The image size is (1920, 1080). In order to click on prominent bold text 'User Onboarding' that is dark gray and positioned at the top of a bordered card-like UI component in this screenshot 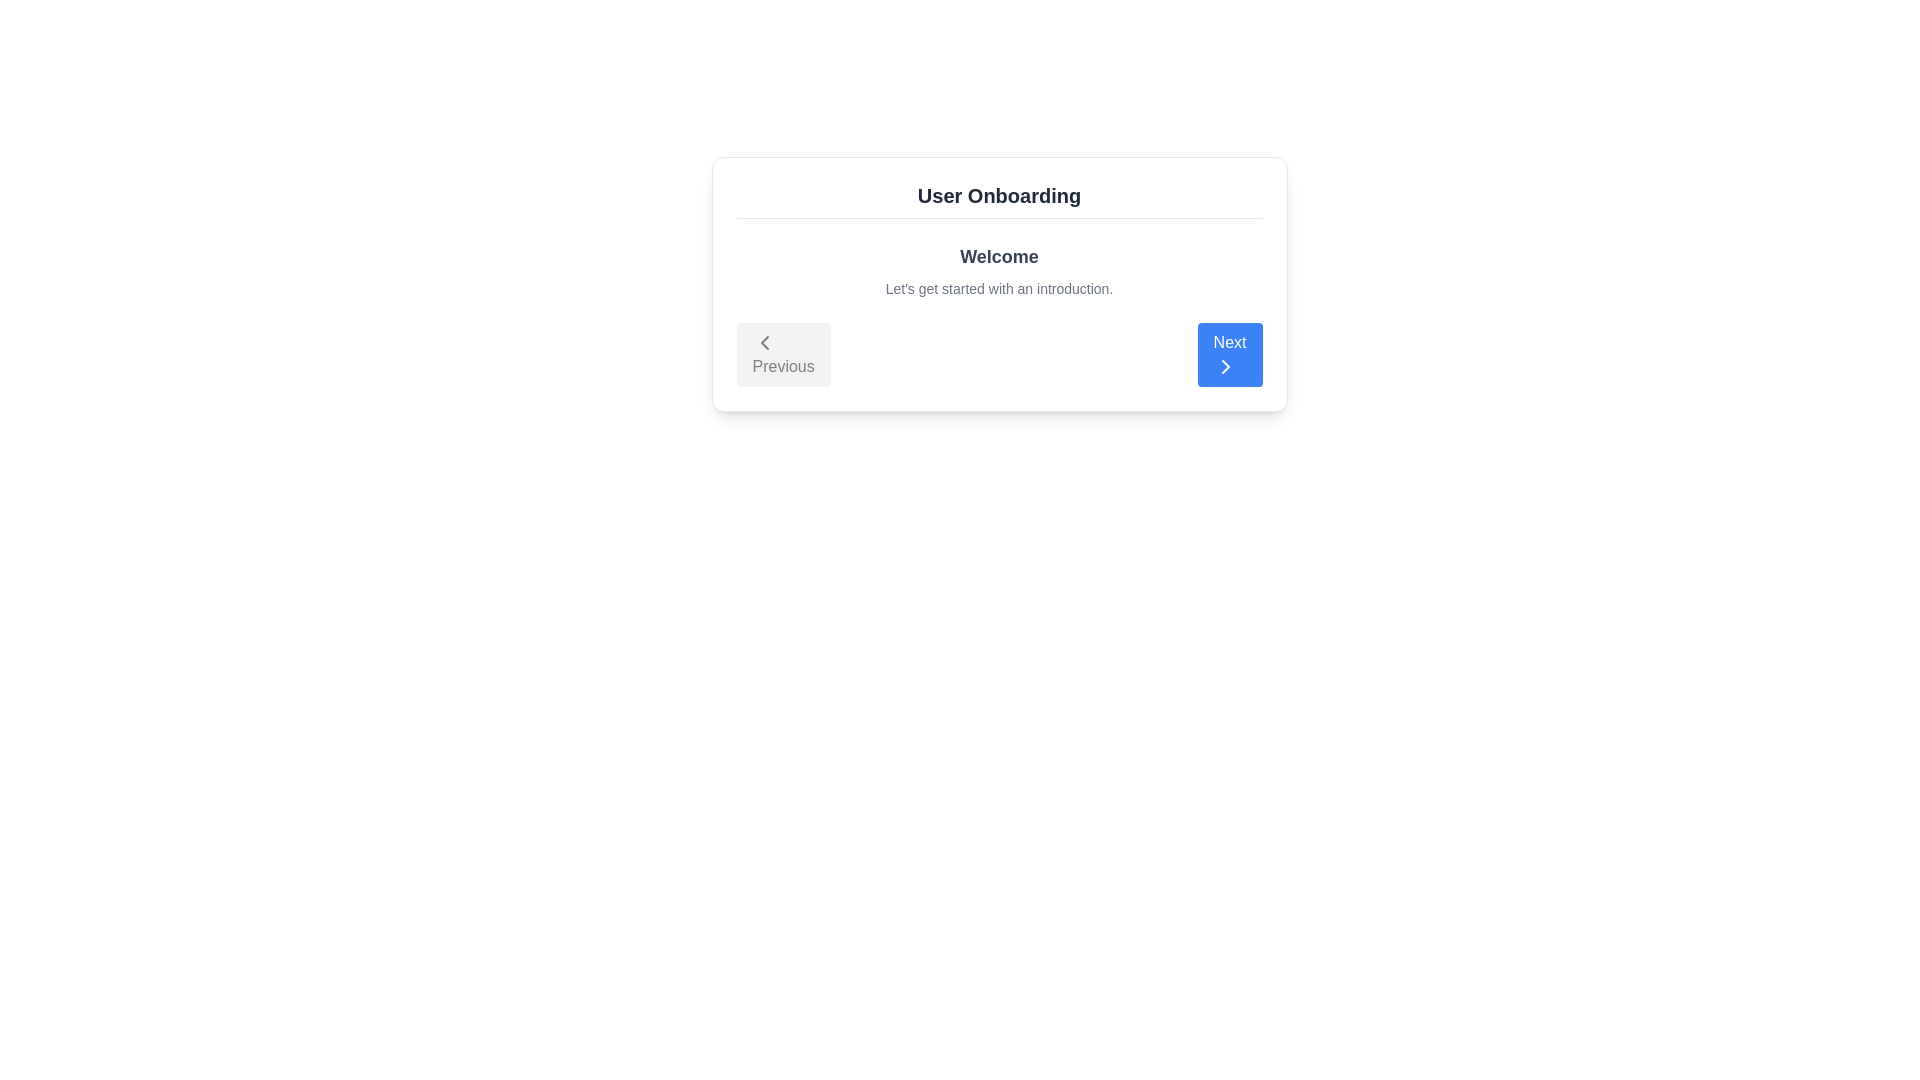, I will do `click(999, 196)`.